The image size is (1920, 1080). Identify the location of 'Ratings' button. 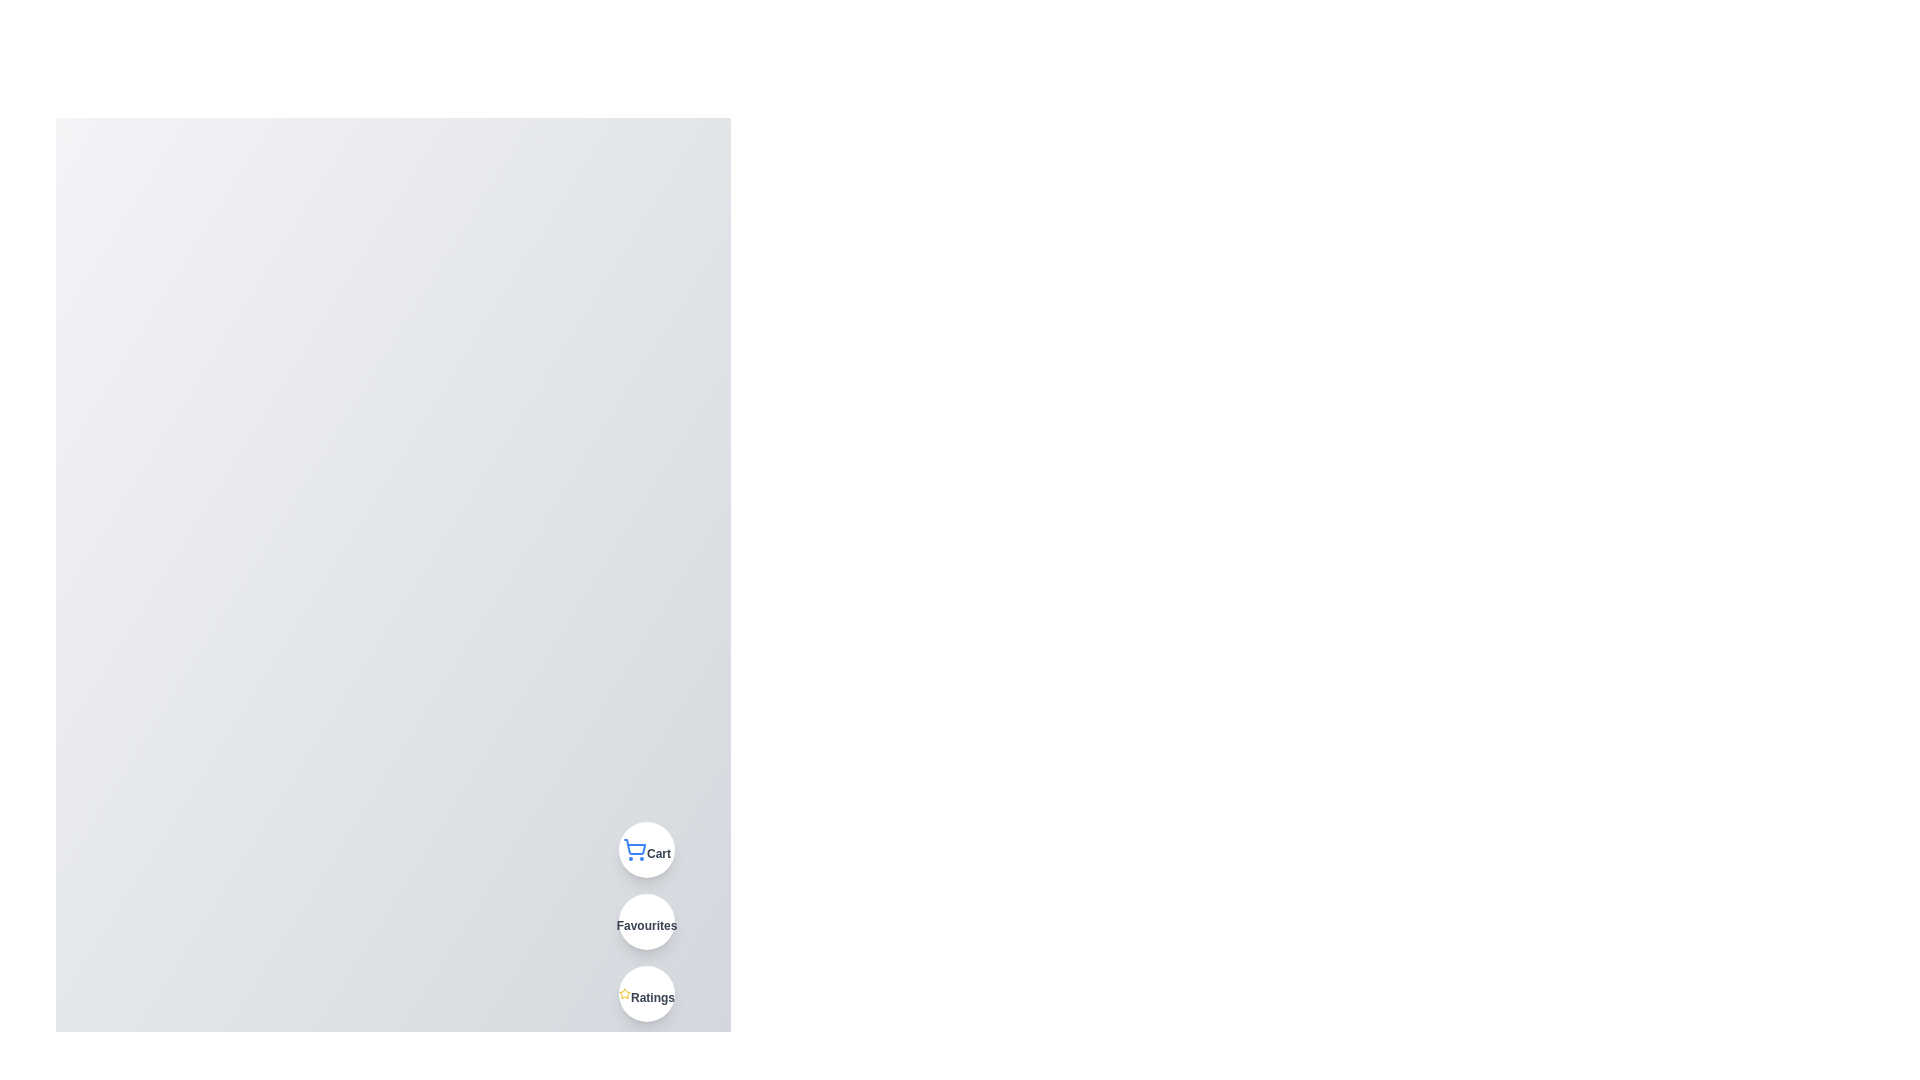
(647, 994).